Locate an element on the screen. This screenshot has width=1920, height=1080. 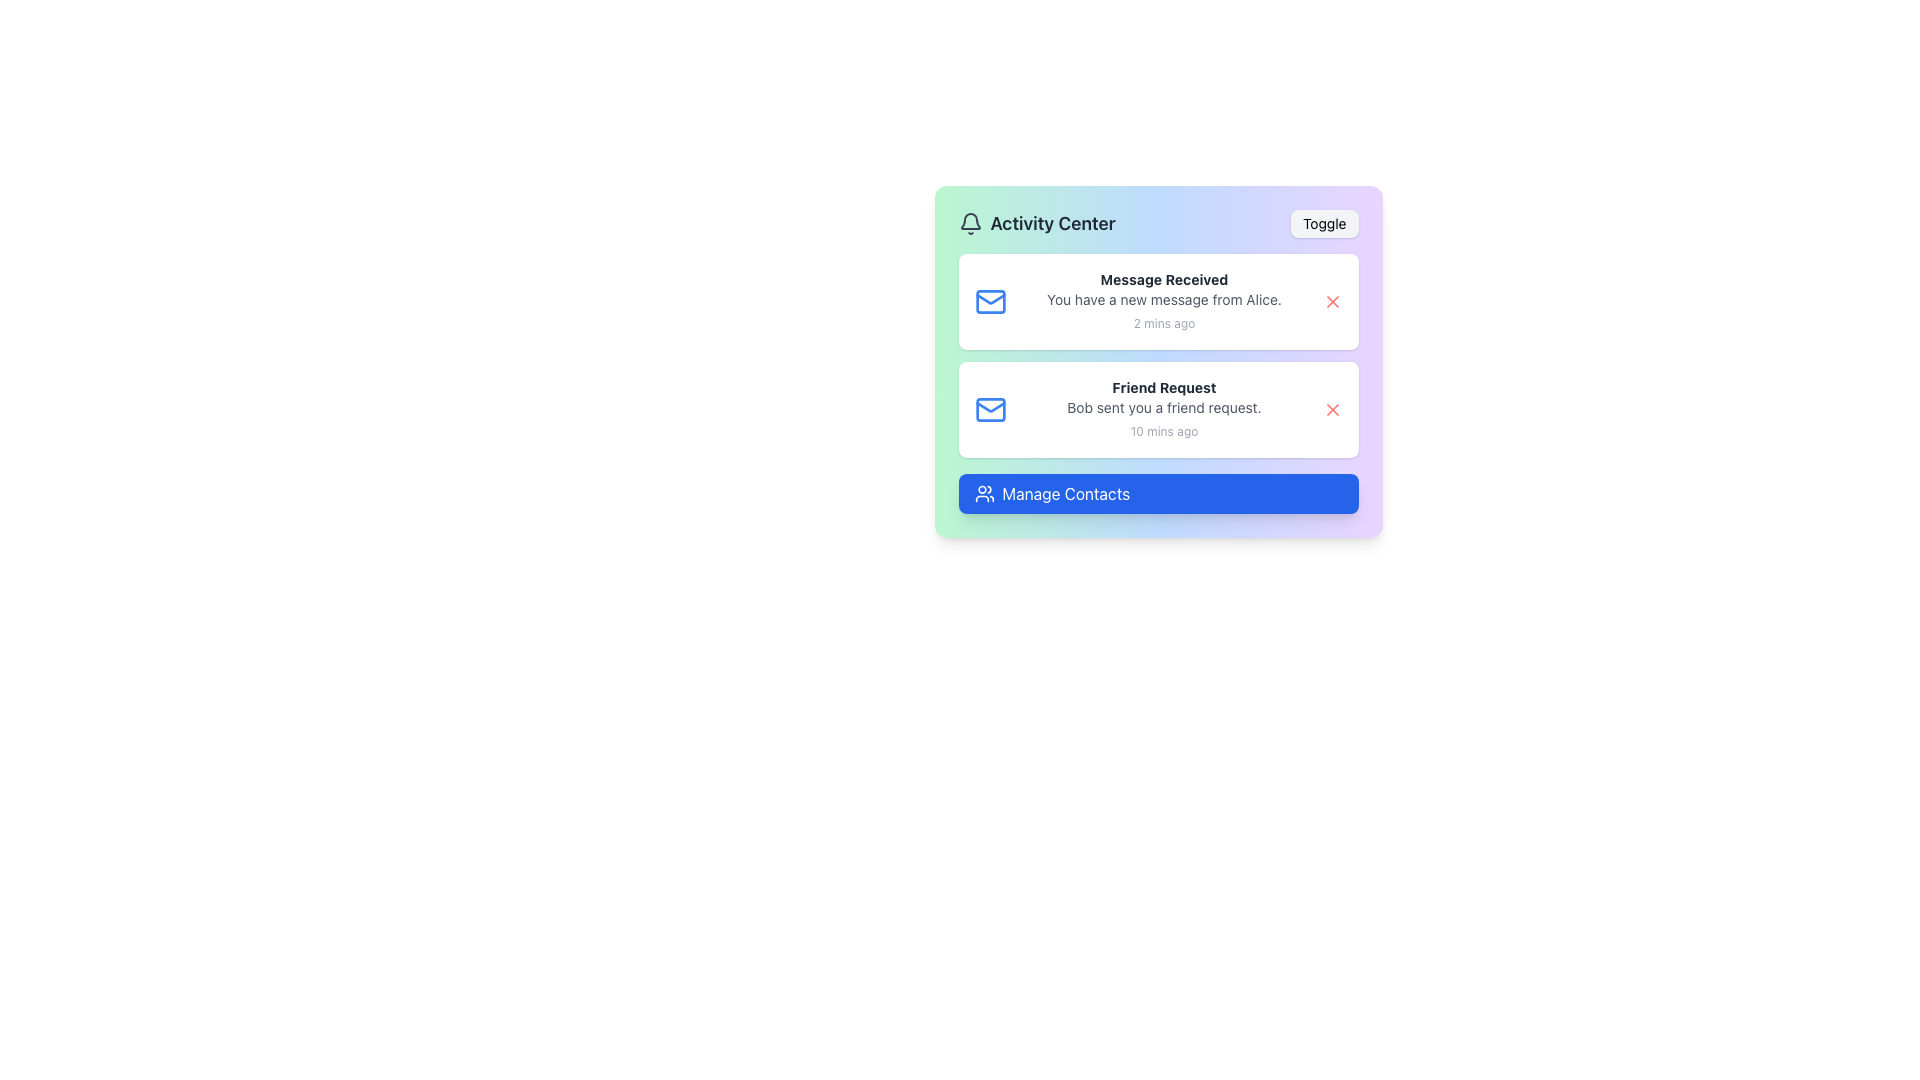
the text label reading '10 mins ago,' which is styled in a small gray font and located under the 'Friend Request' section in the Activity Center panel is located at coordinates (1164, 430).